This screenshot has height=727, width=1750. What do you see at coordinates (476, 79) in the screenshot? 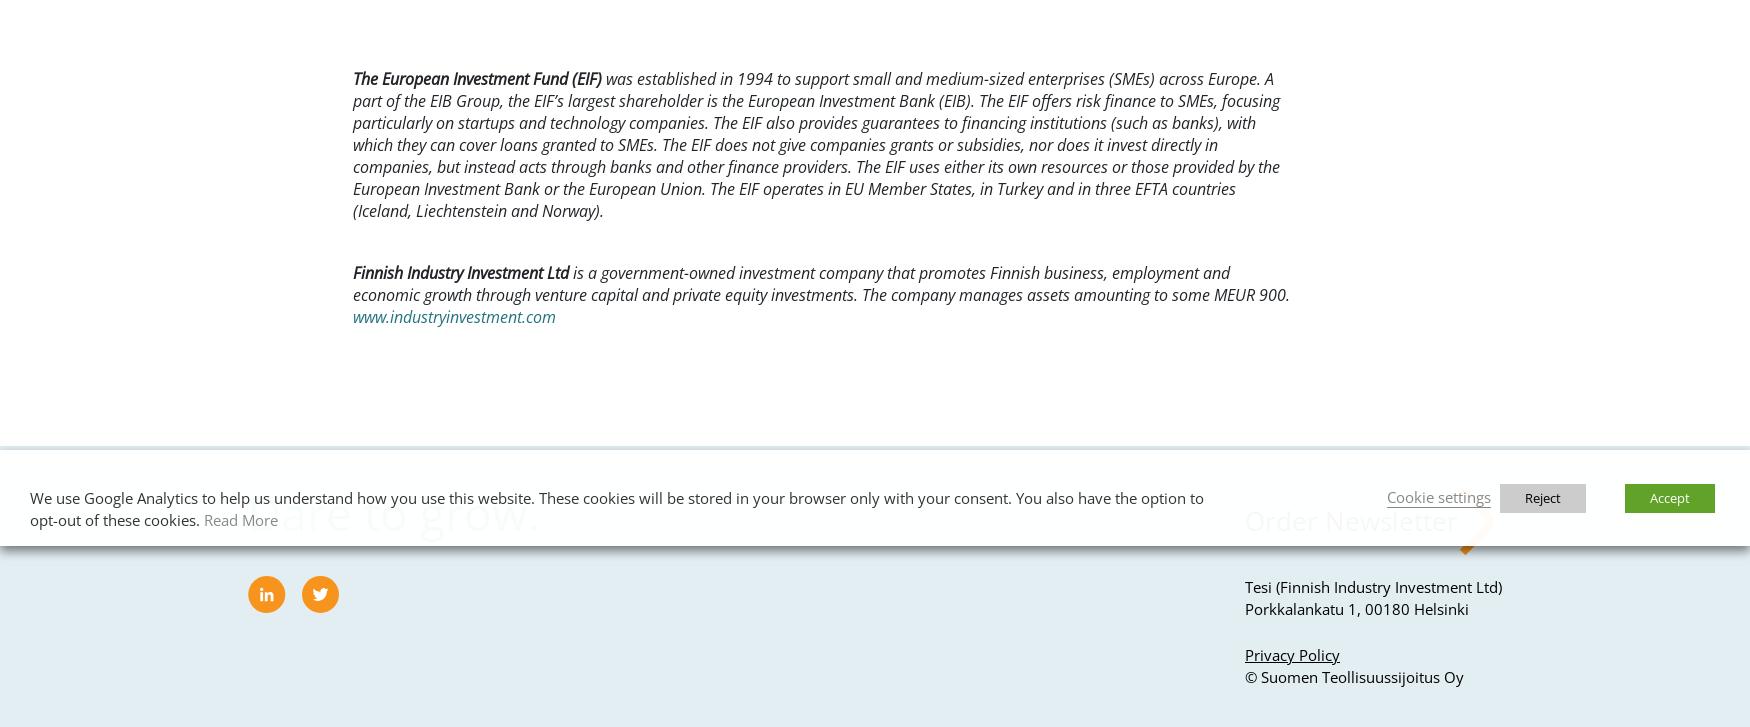
I see `'The European Investment Fund (EIF)'` at bounding box center [476, 79].